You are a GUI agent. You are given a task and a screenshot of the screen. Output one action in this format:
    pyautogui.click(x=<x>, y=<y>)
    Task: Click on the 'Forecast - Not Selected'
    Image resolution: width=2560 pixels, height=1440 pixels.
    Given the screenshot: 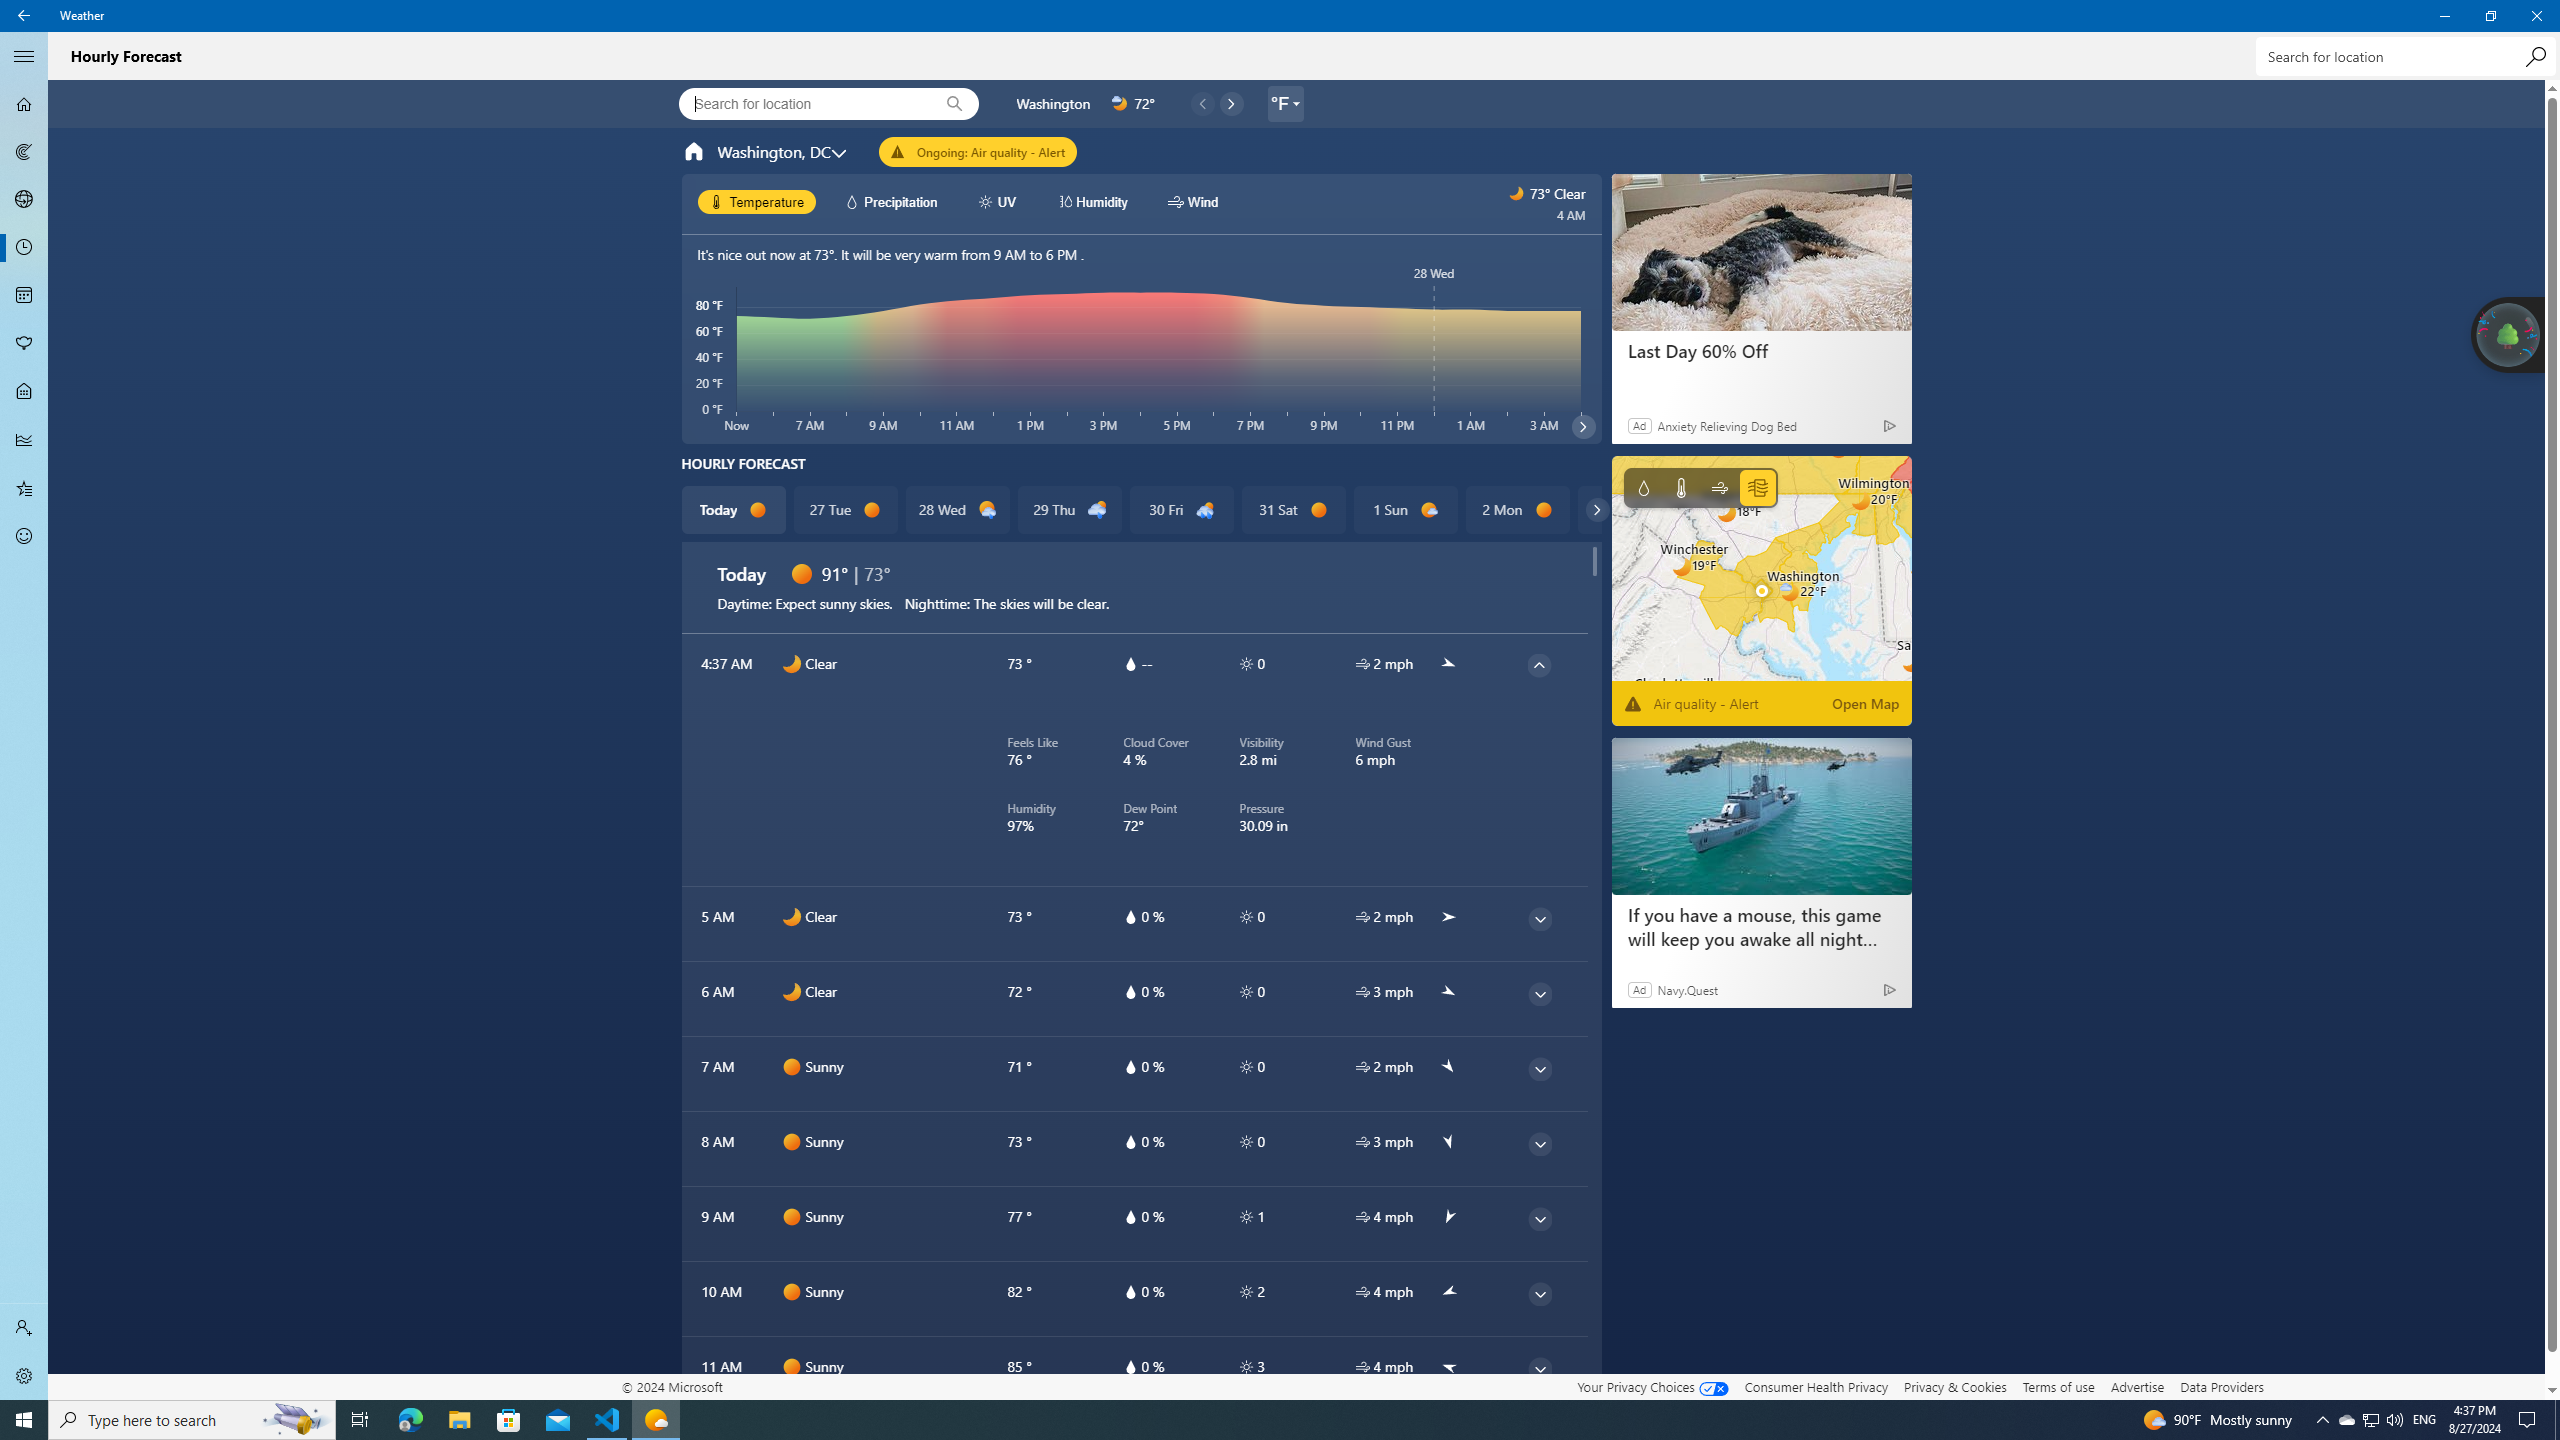 What is the action you would take?
    pyautogui.click(x=24, y=103)
    